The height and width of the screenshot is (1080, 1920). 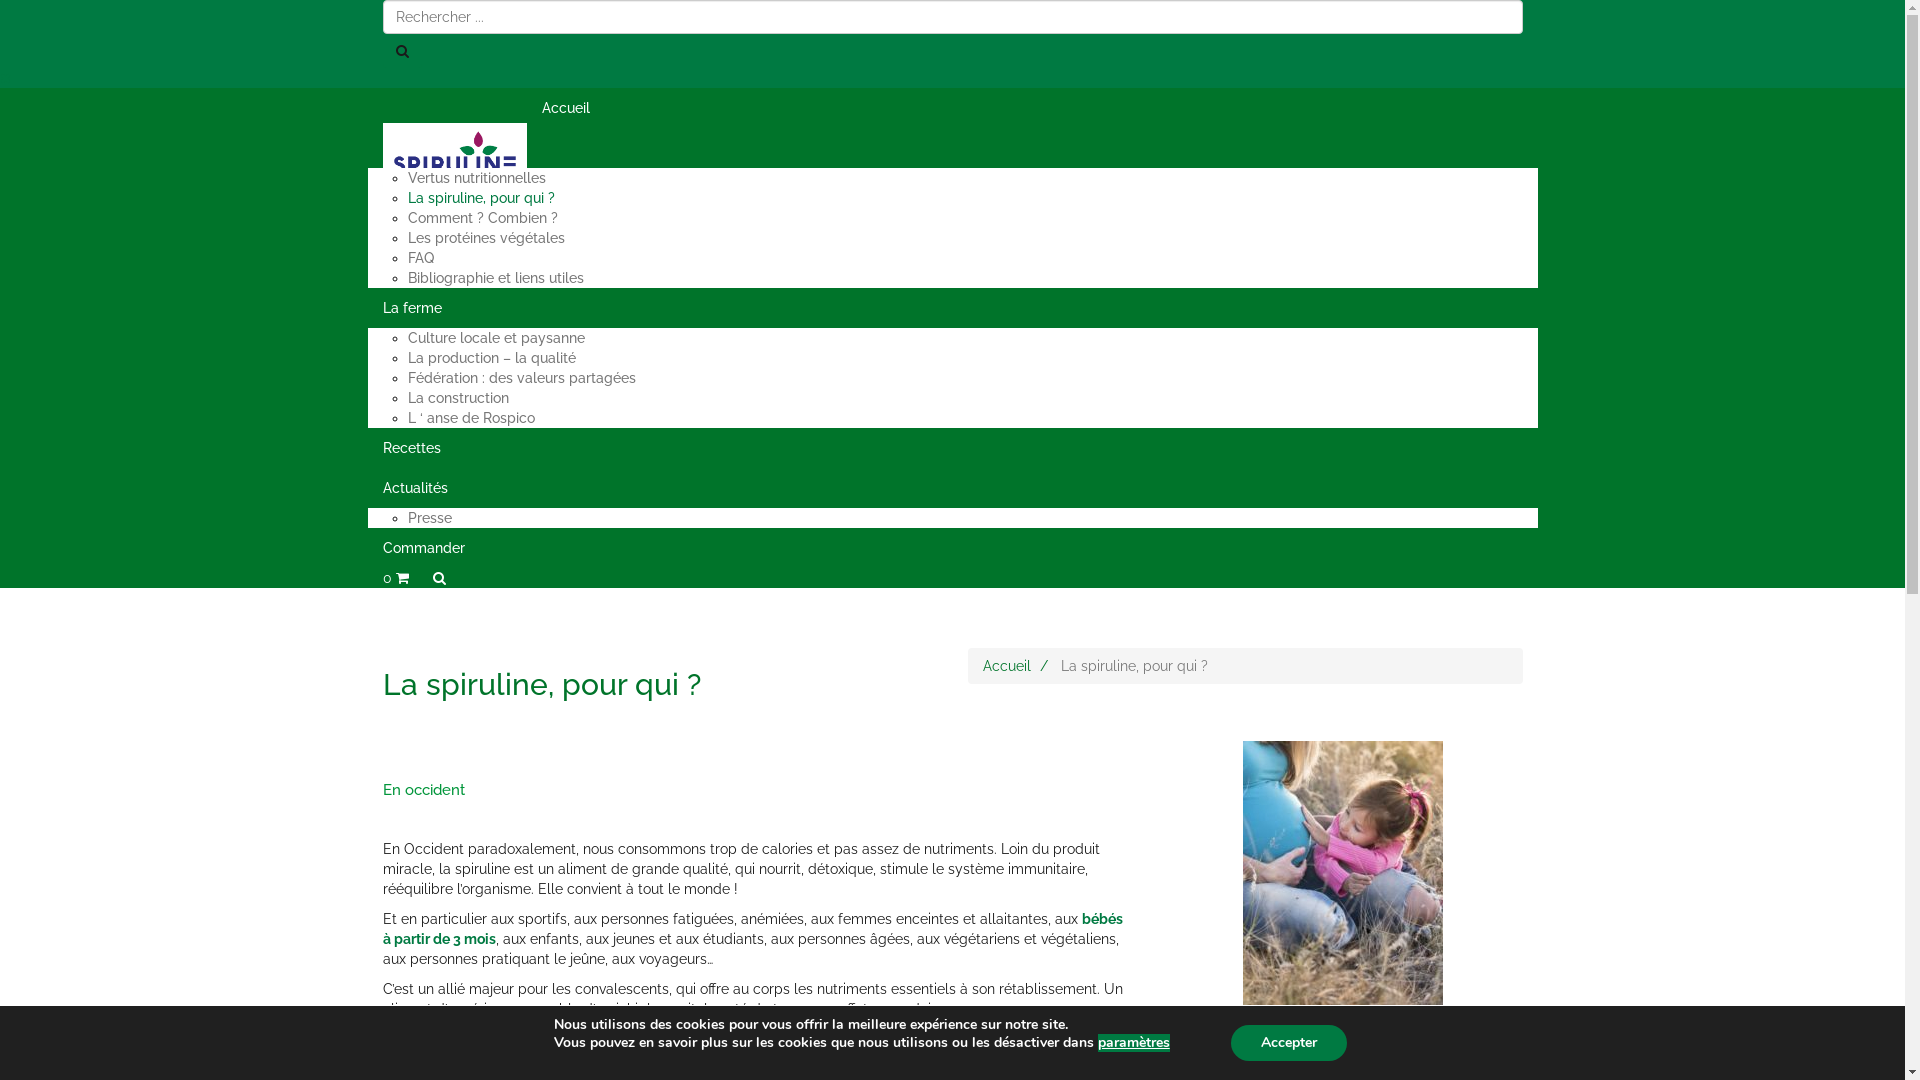 What do you see at coordinates (1229, 1041) in the screenshot?
I see `'Accepter'` at bounding box center [1229, 1041].